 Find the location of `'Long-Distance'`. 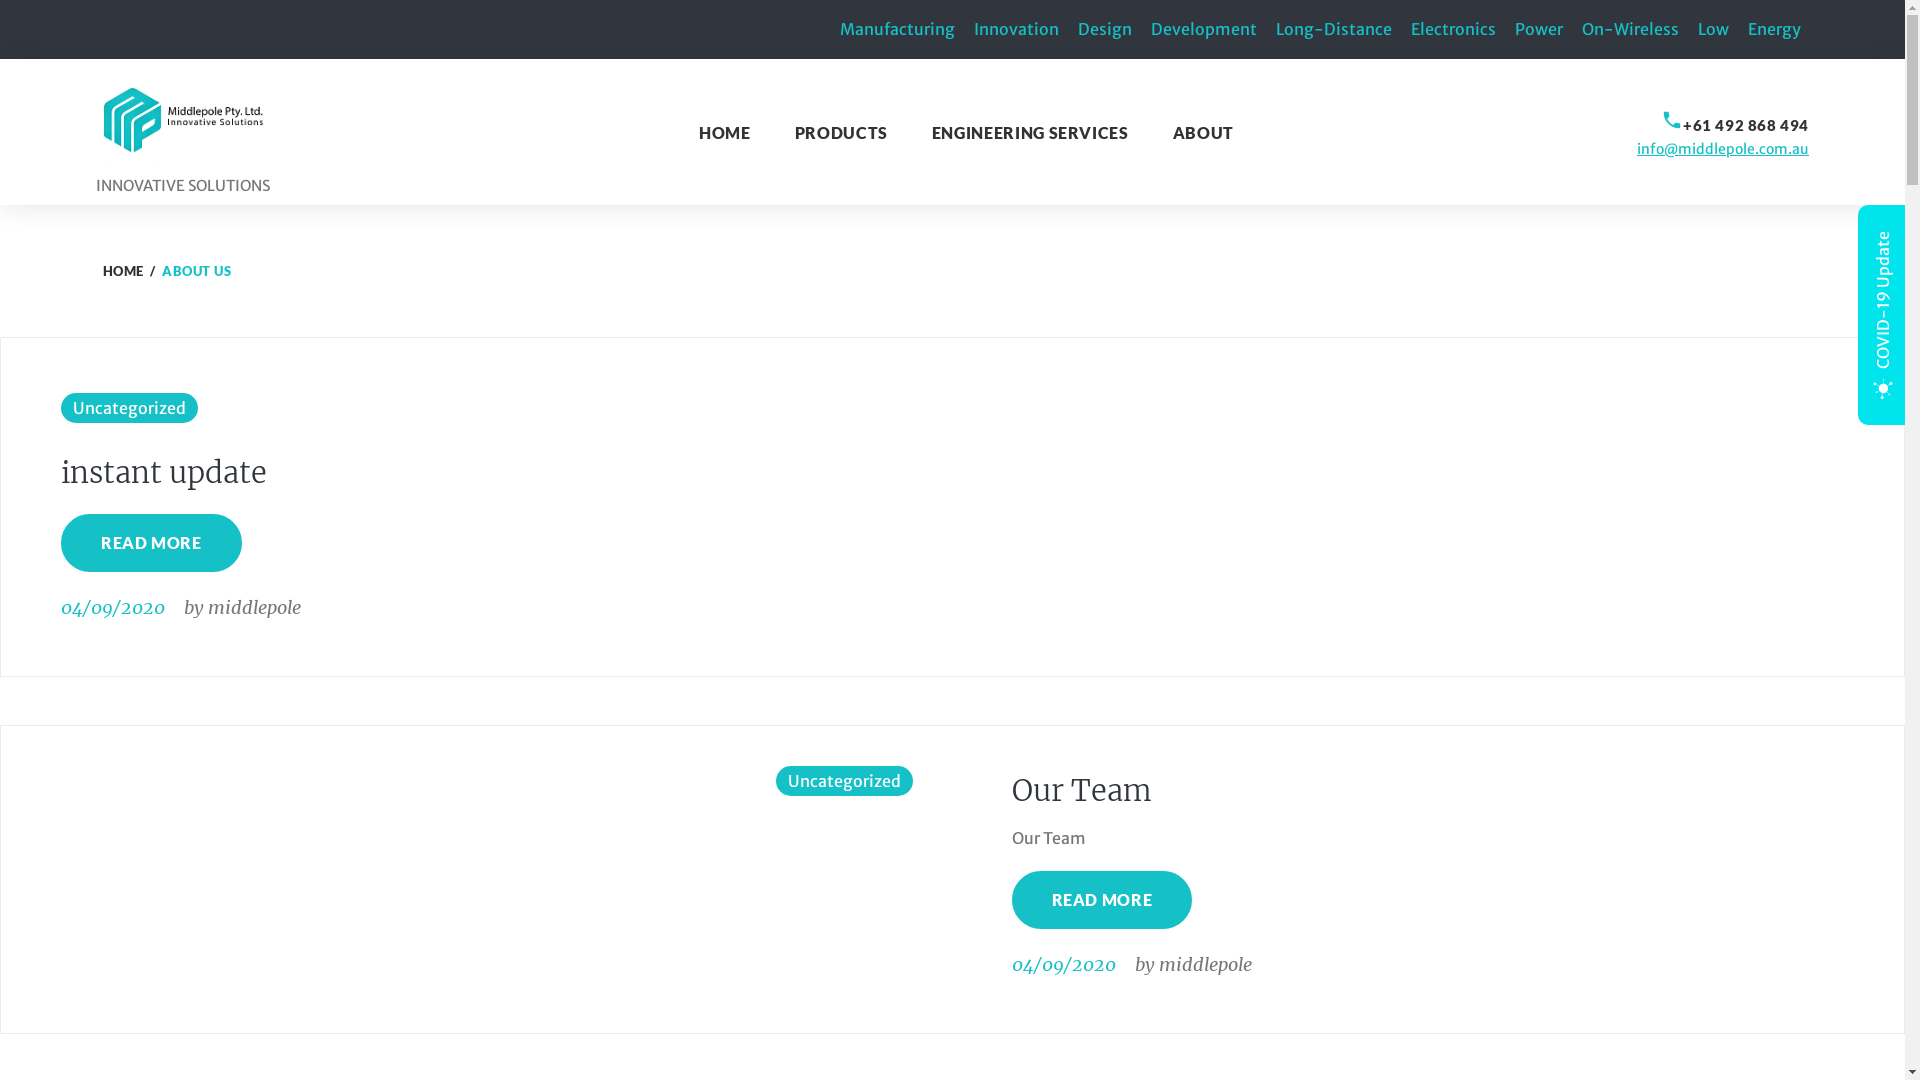

'Long-Distance' is located at coordinates (1334, 29).